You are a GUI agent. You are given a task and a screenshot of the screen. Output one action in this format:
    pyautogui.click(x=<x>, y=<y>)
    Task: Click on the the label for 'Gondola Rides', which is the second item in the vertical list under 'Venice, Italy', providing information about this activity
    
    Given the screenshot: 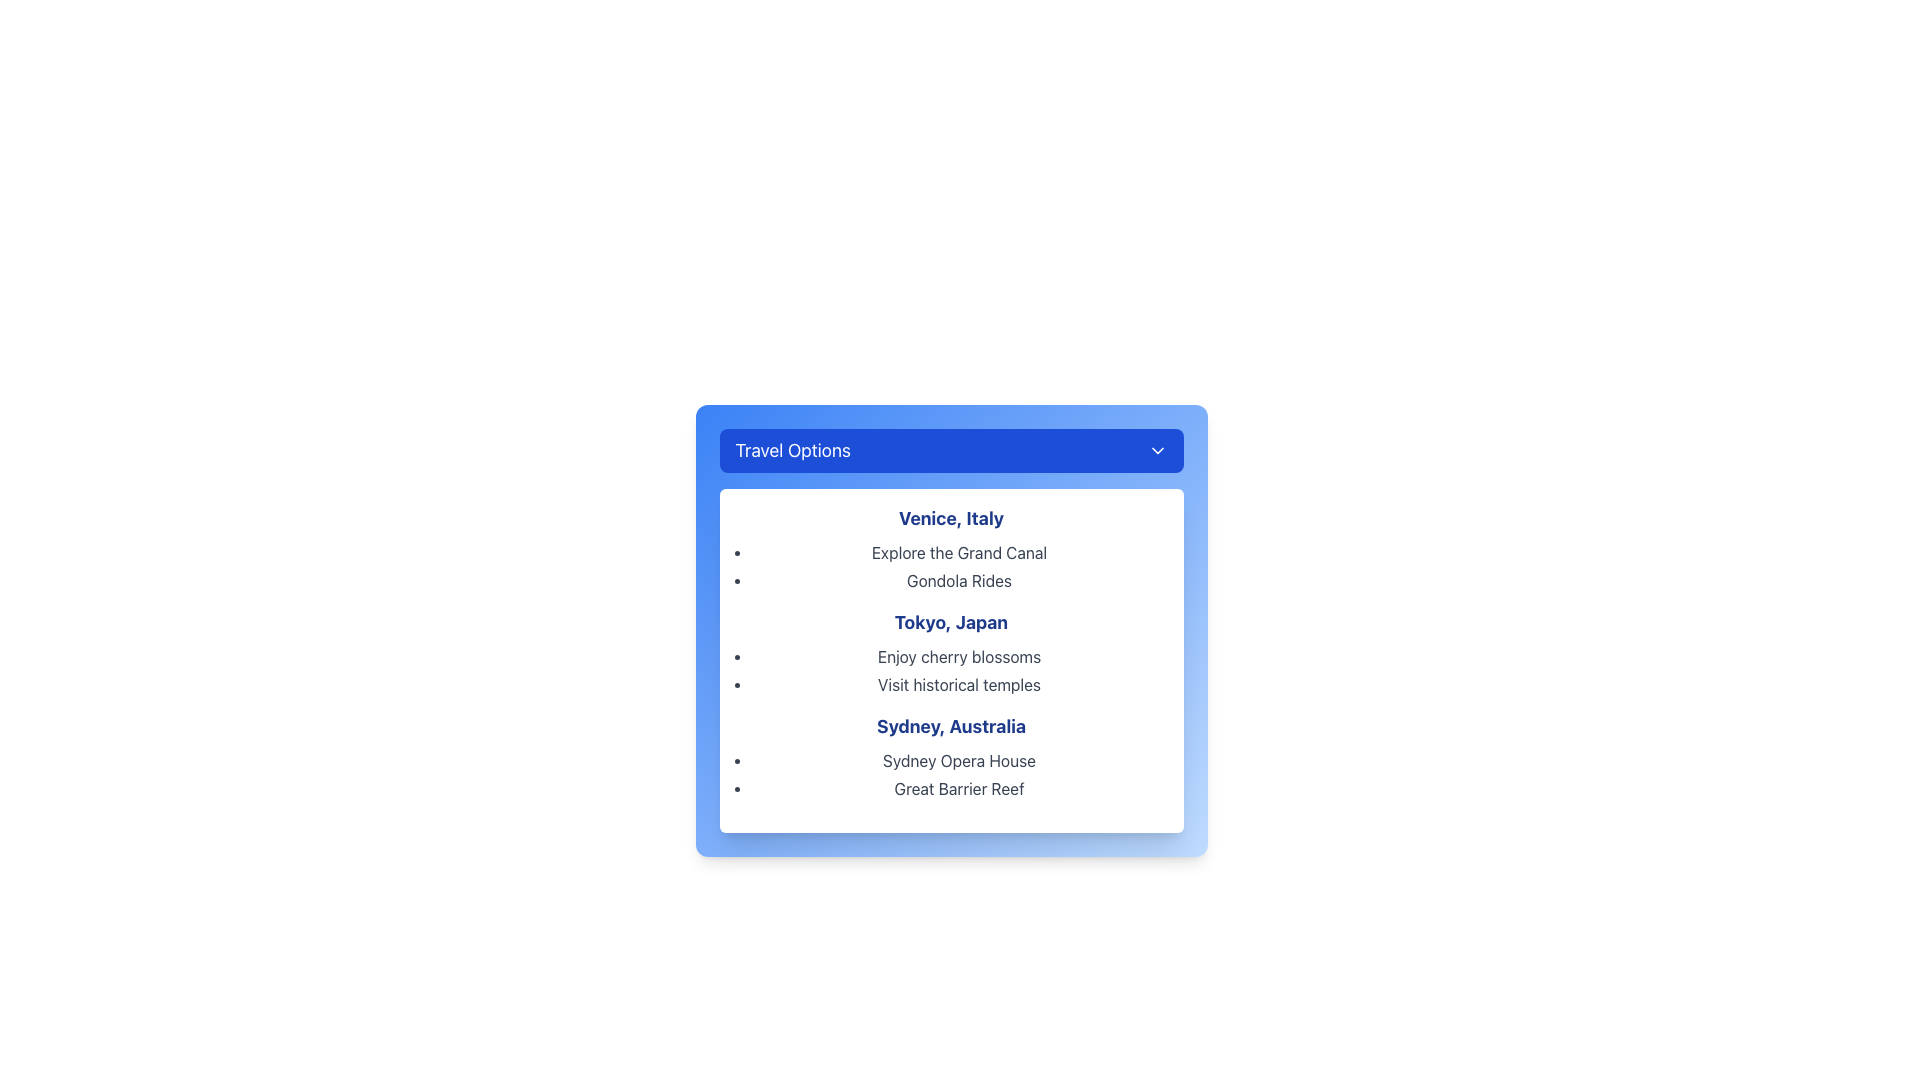 What is the action you would take?
    pyautogui.click(x=958, y=581)
    